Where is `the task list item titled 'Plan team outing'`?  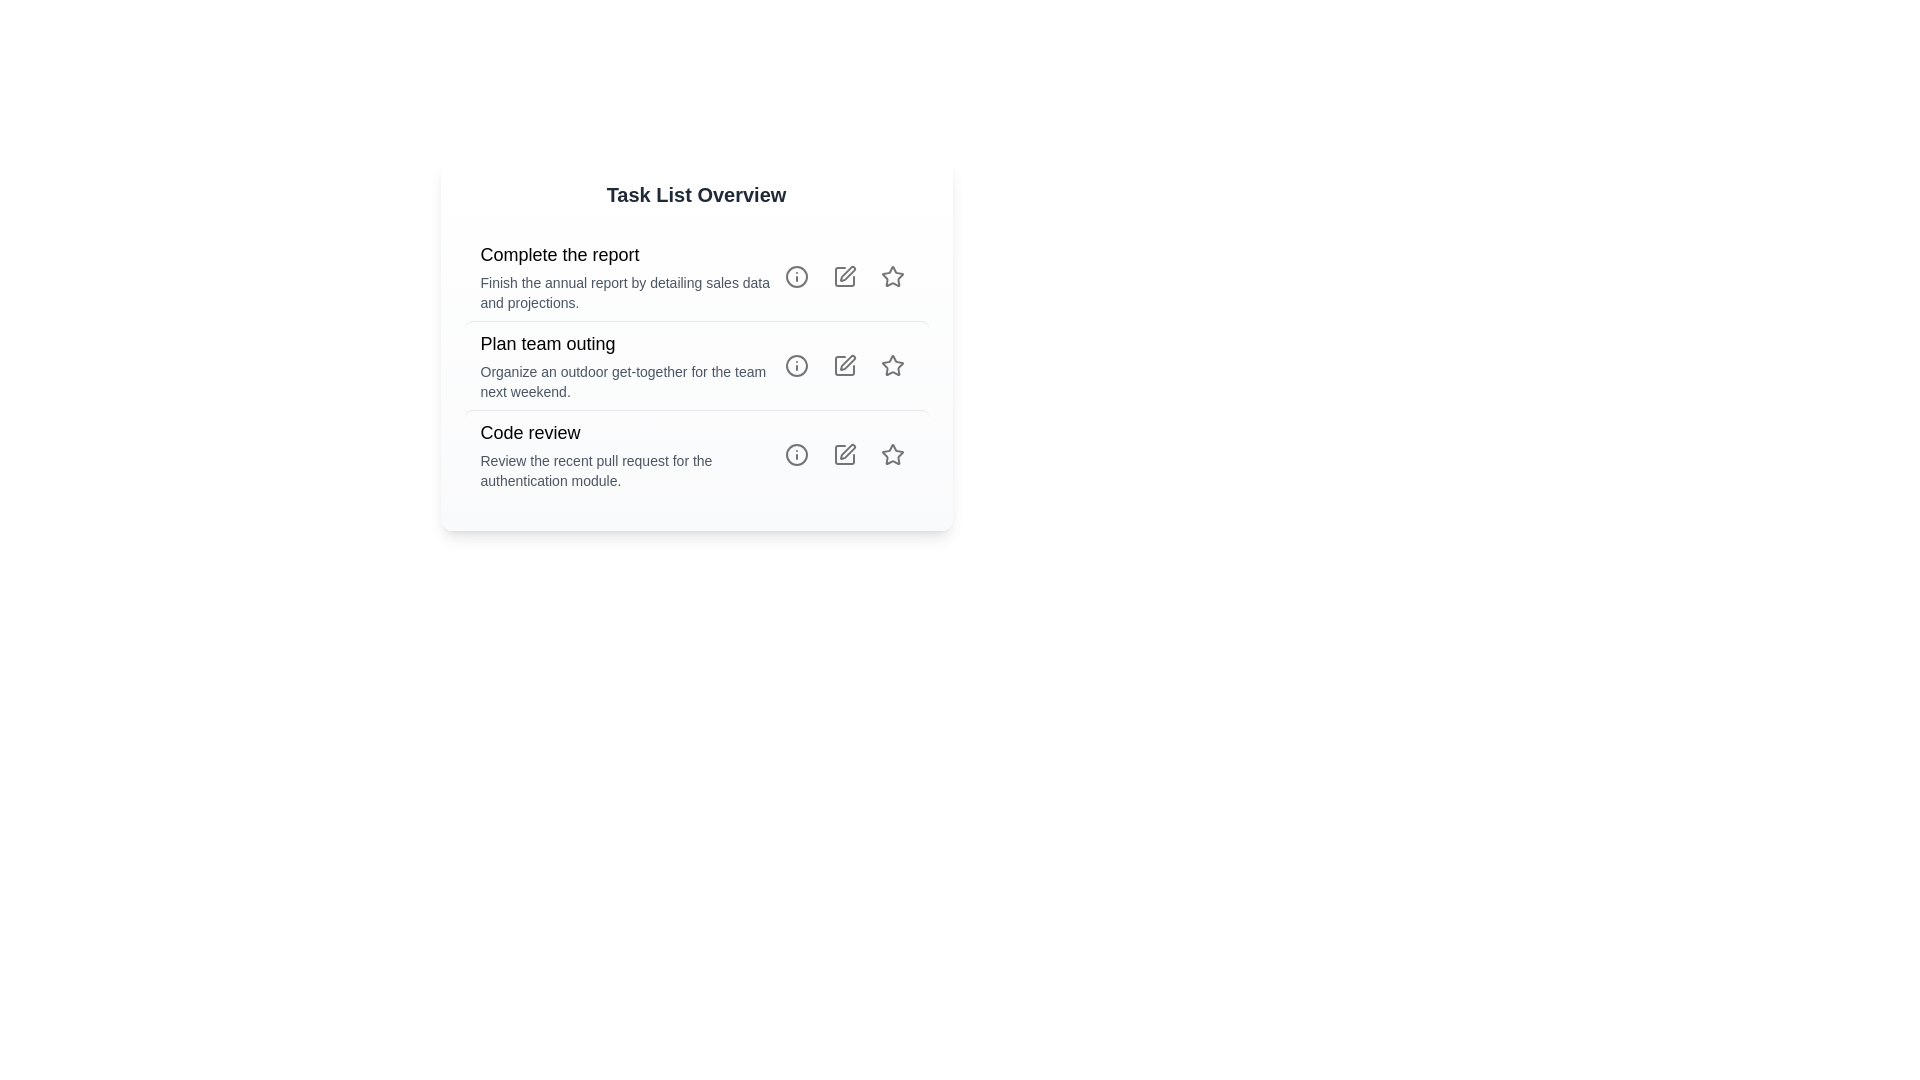 the task list item titled 'Plan team outing' is located at coordinates (696, 365).